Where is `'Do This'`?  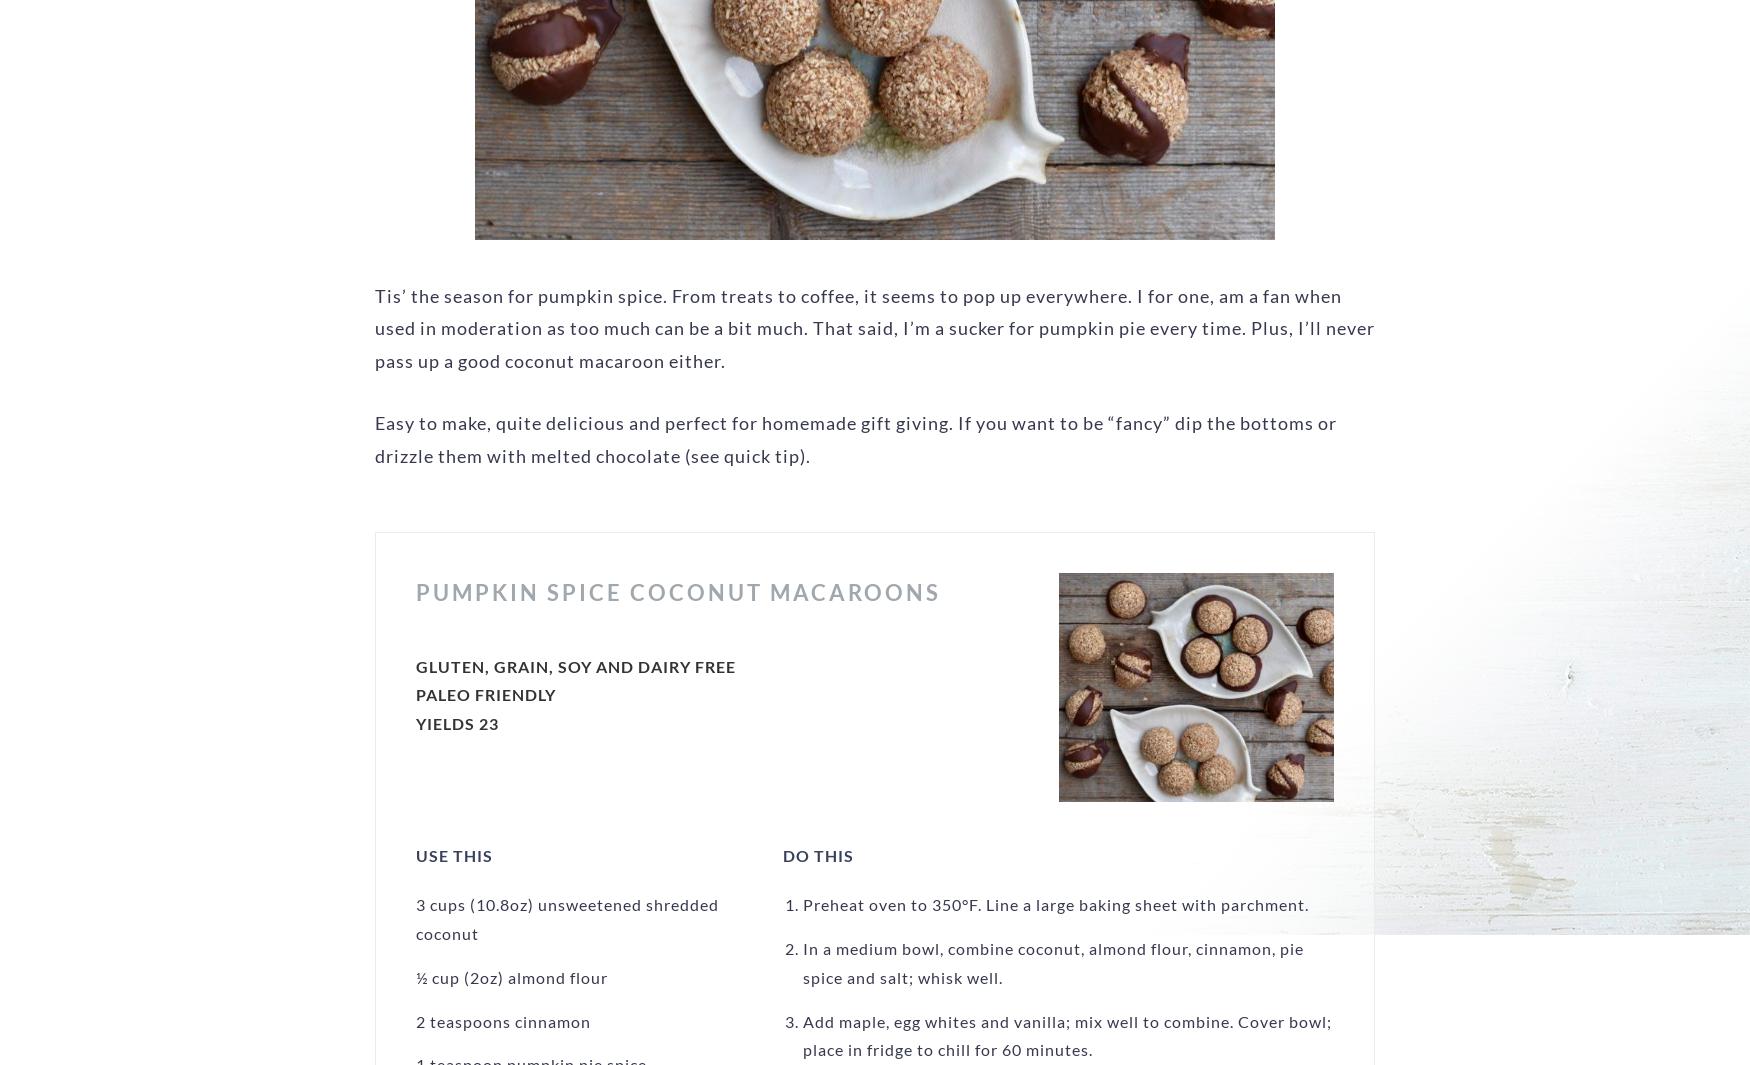 'Do This' is located at coordinates (818, 855).